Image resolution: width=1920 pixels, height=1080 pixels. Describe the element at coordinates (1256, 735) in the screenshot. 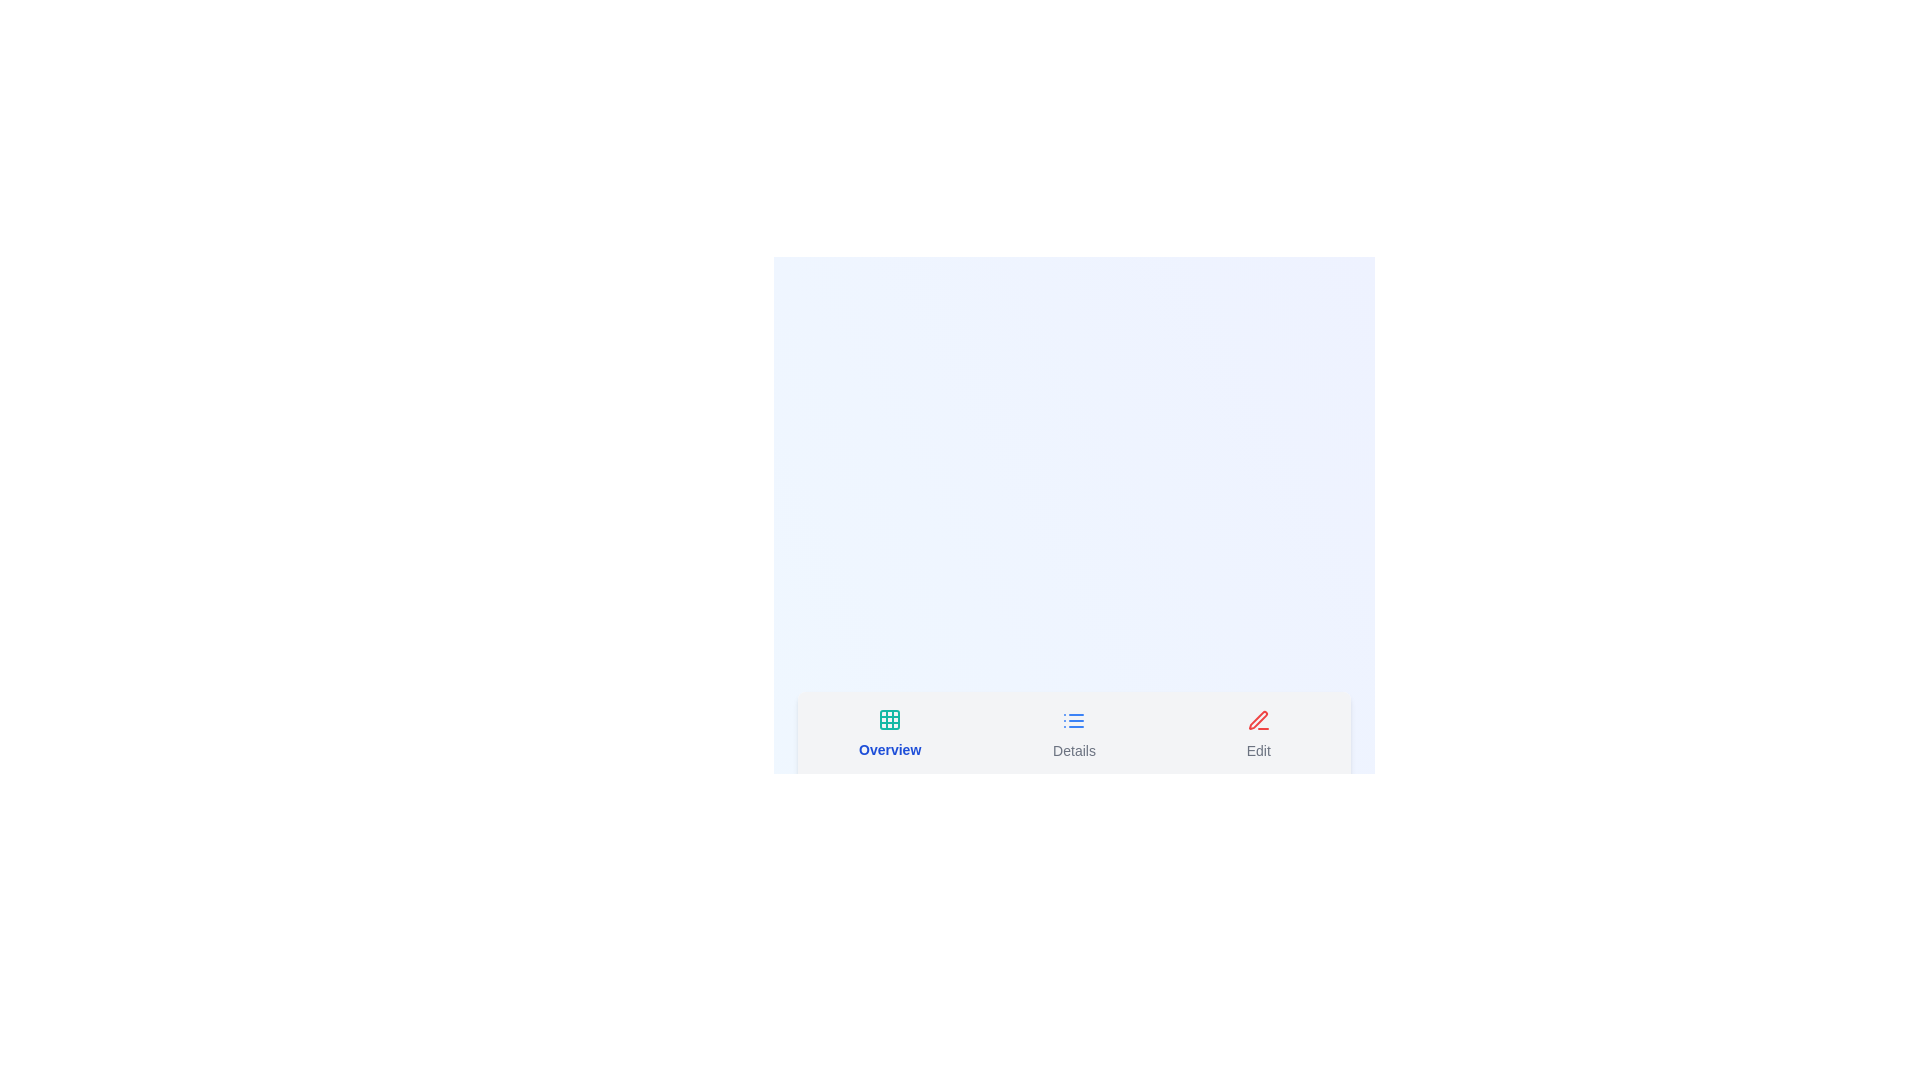

I see `the Edit tab to inspect its layout and visual styling` at that location.